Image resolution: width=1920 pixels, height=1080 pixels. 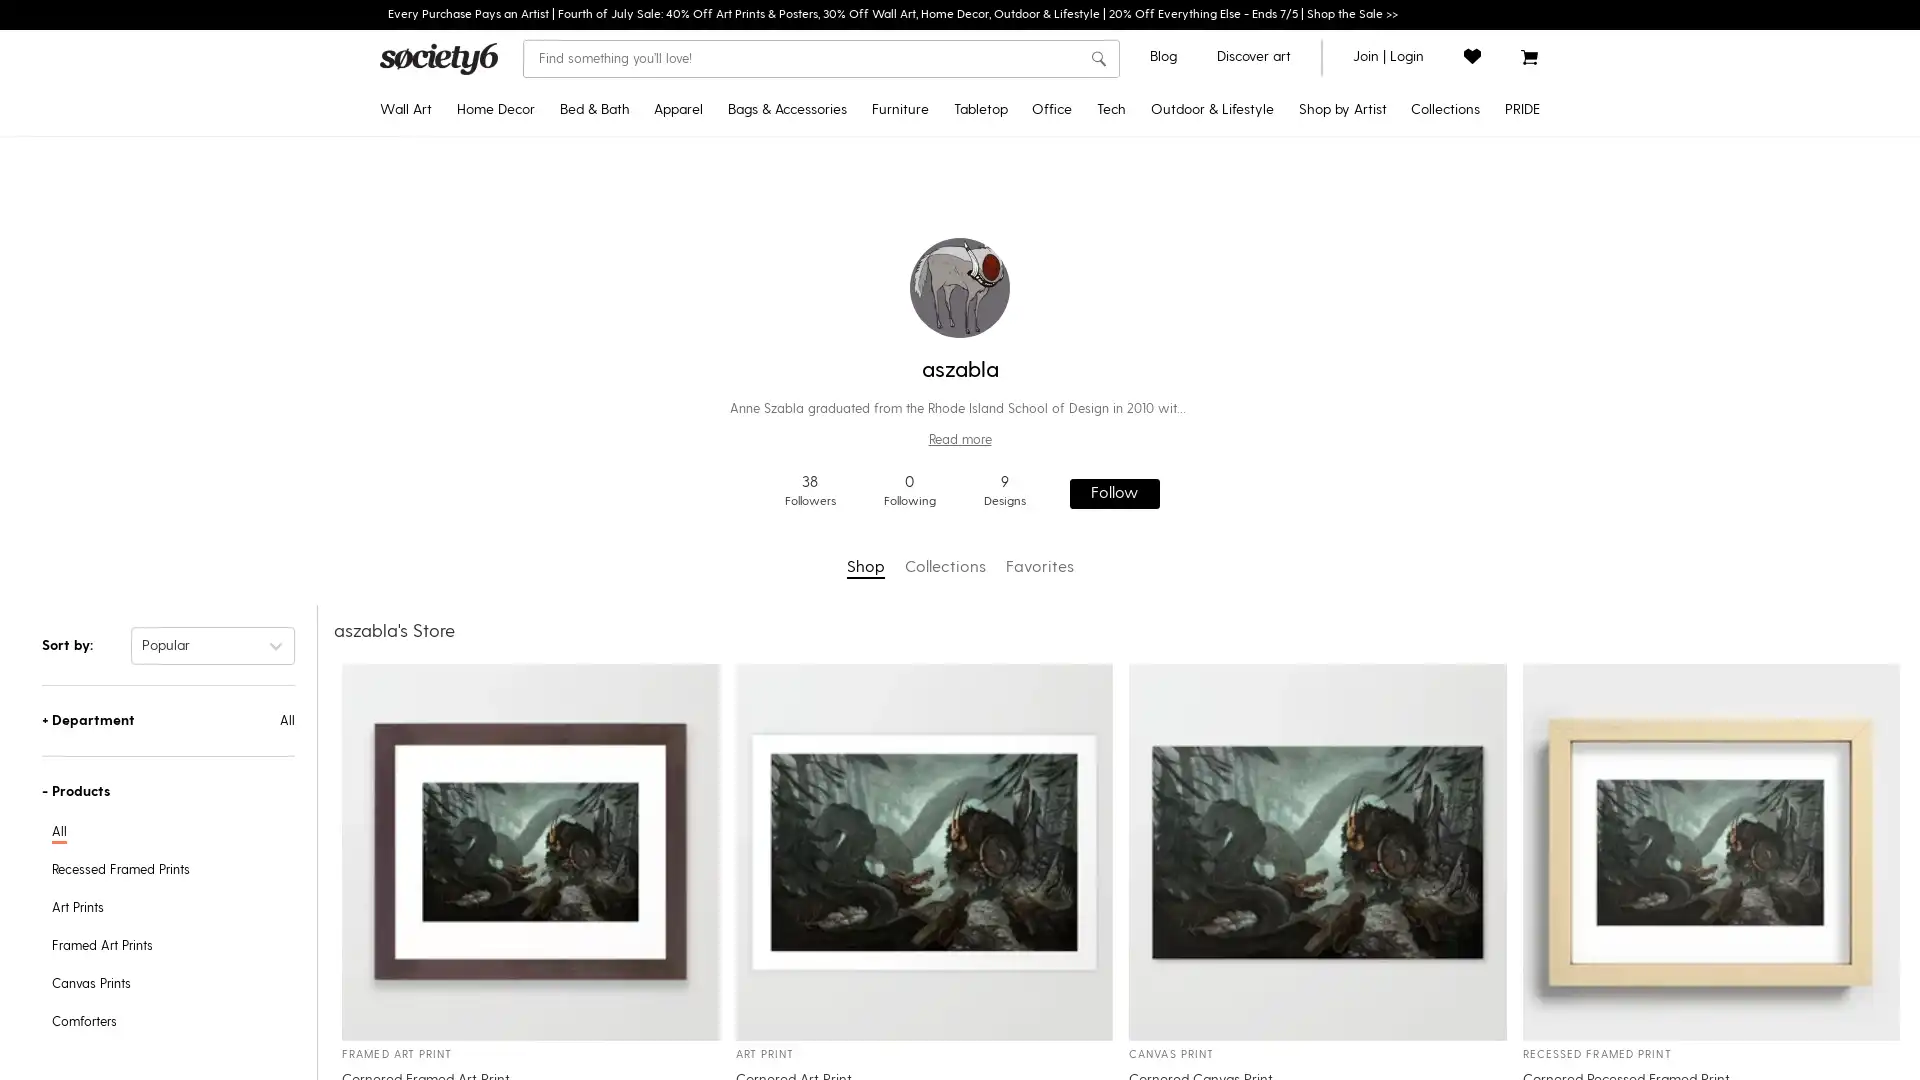 I want to click on V-Neck T-Shirts, so click(x=741, y=320).